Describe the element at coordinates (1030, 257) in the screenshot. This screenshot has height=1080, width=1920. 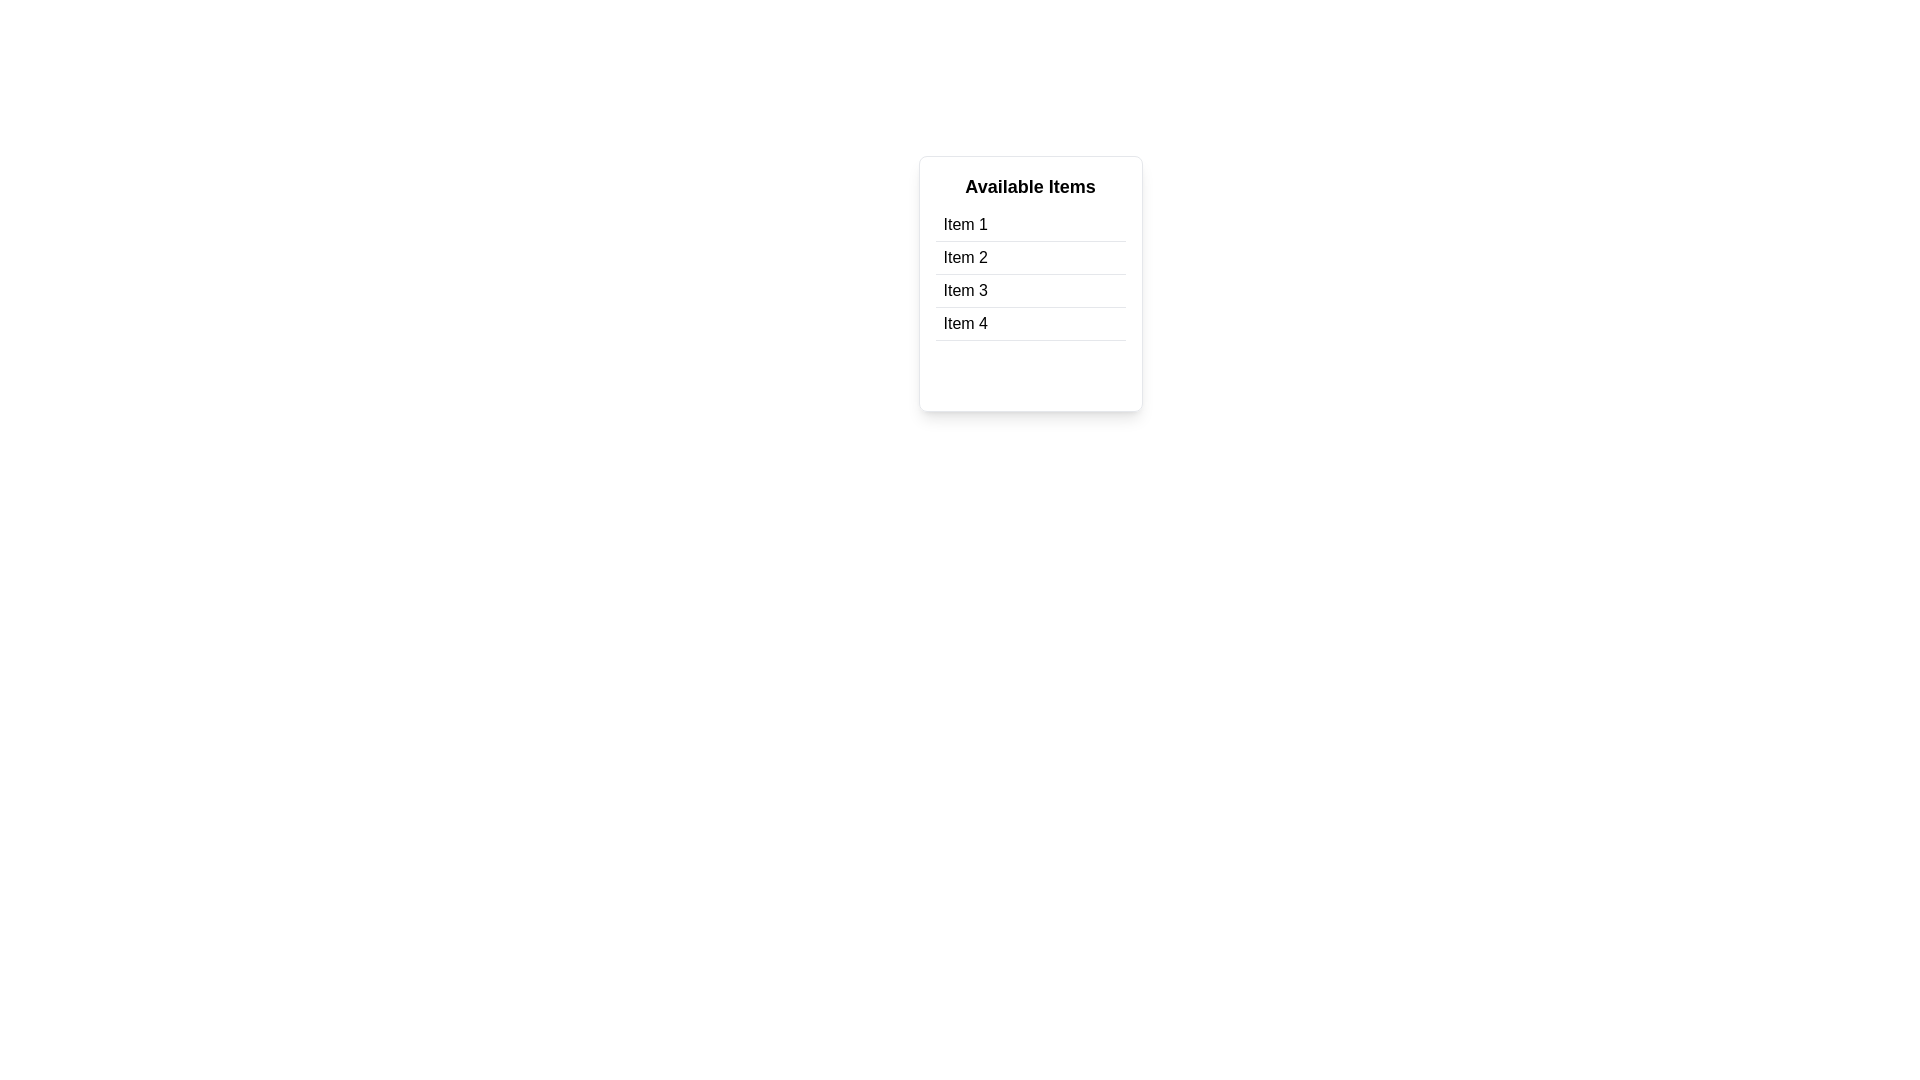
I see `the list item labeled 'Item 2', which is the second item in the vertical list under 'Available Items'` at that location.